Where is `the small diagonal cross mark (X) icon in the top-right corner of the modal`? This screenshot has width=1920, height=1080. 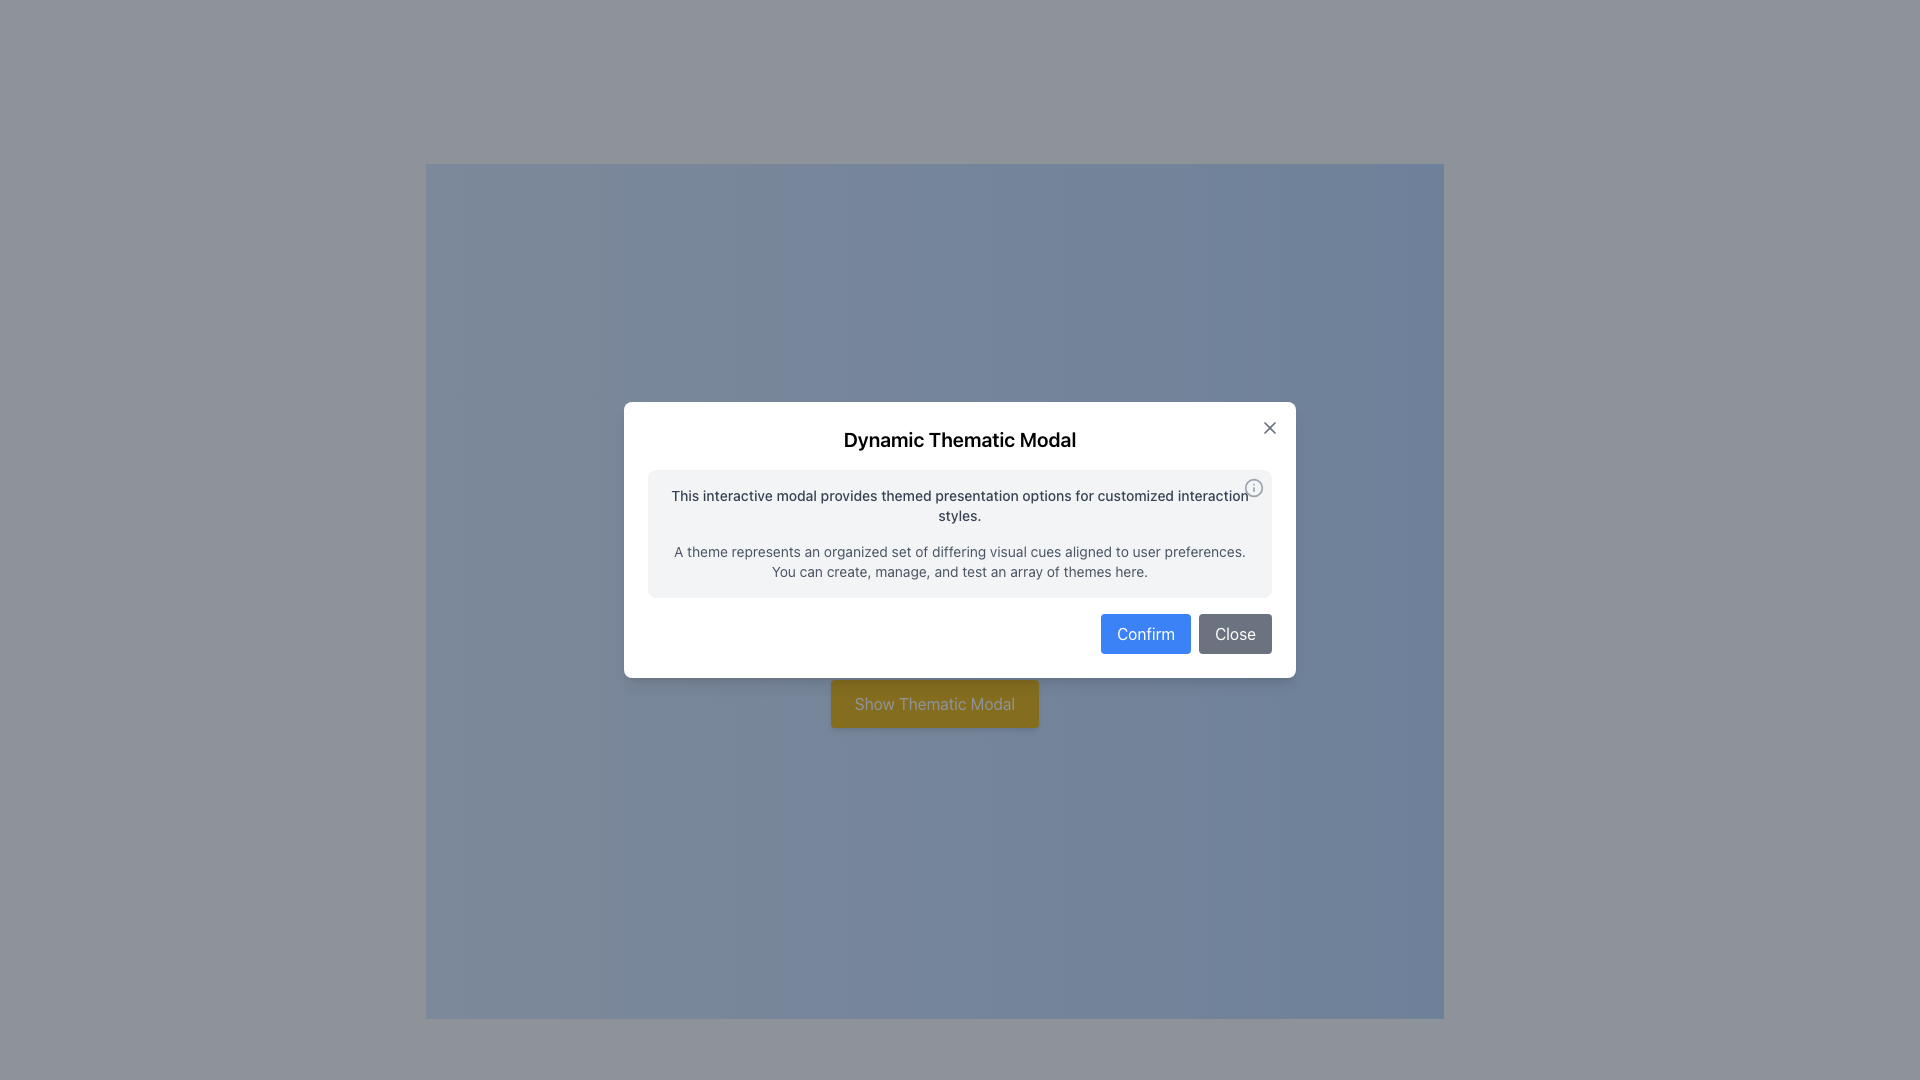
the small diagonal cross mark (X) icon in the top-right corner of the modal is located at coordinates (1269, 427).